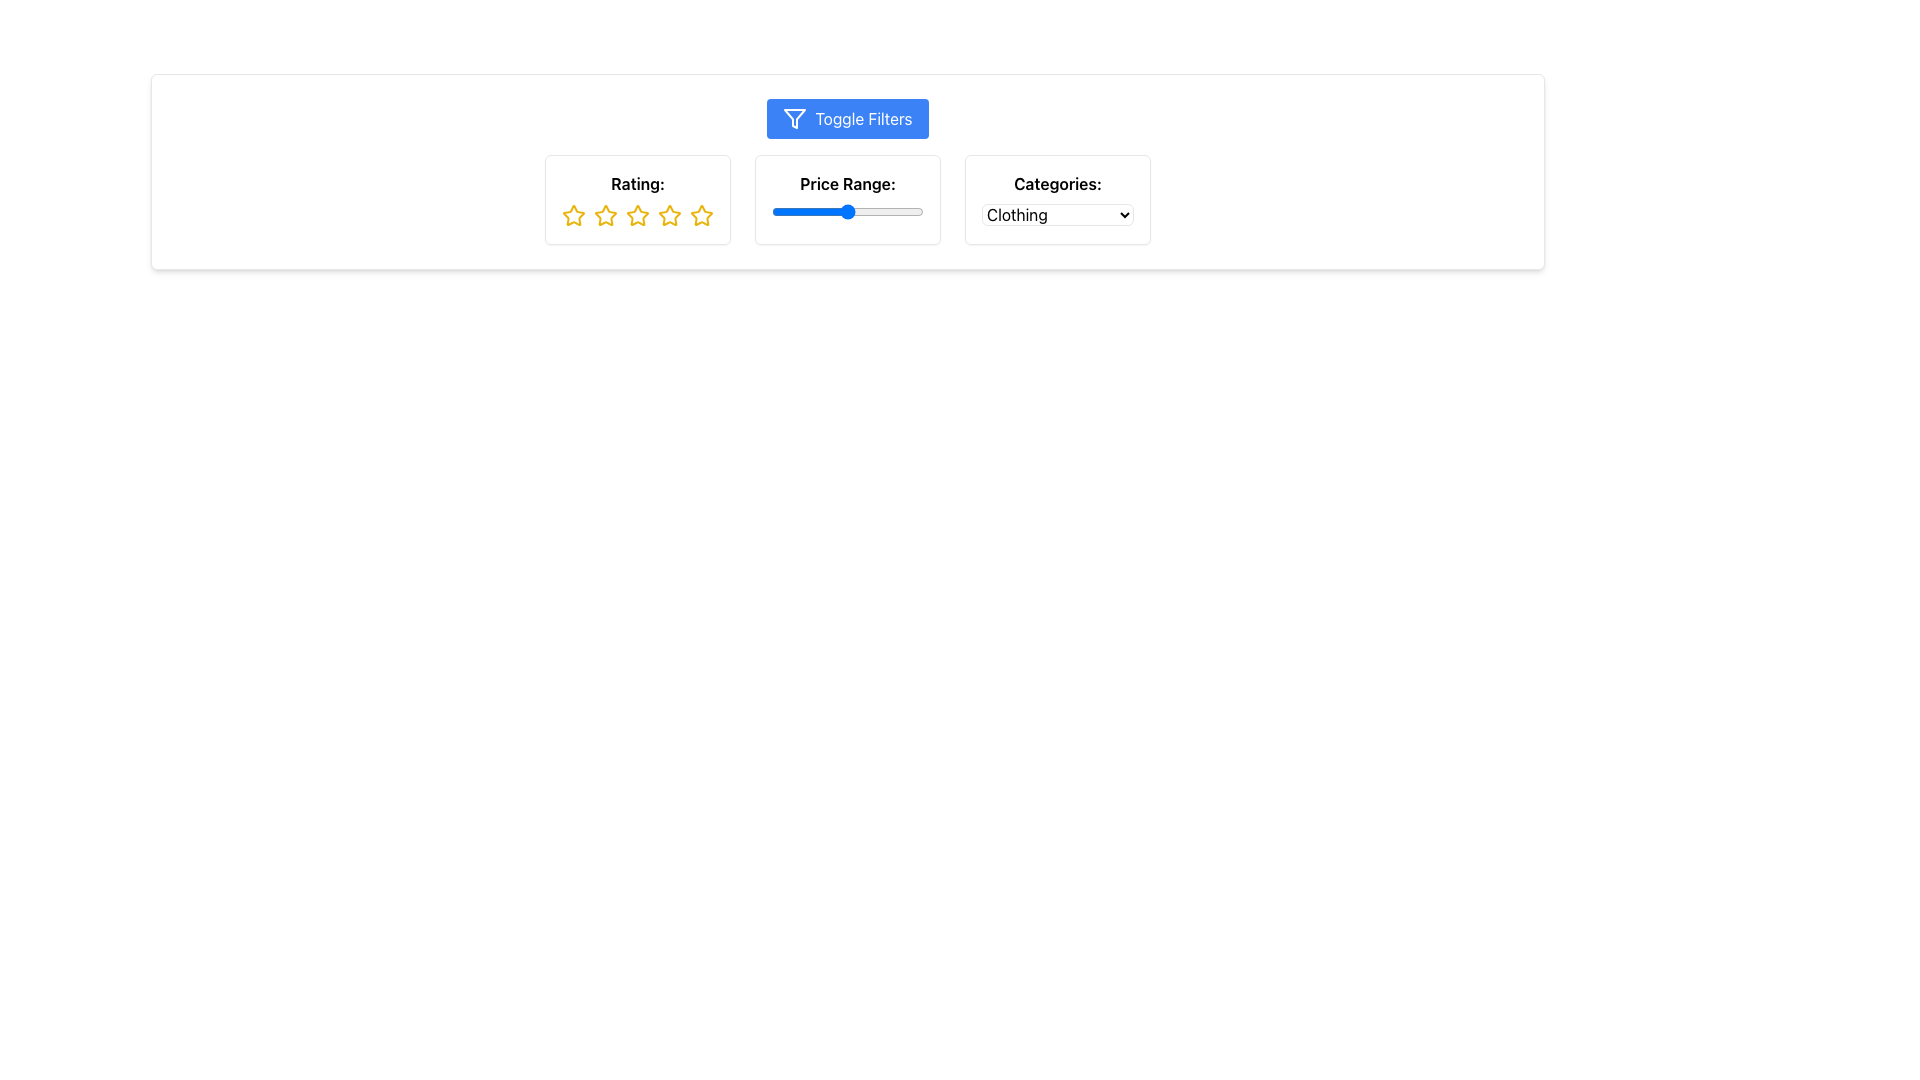 Image resolution: width=1920 pixels, height=1080 pixels. I want to click on the price range slider, so click(904, 212).